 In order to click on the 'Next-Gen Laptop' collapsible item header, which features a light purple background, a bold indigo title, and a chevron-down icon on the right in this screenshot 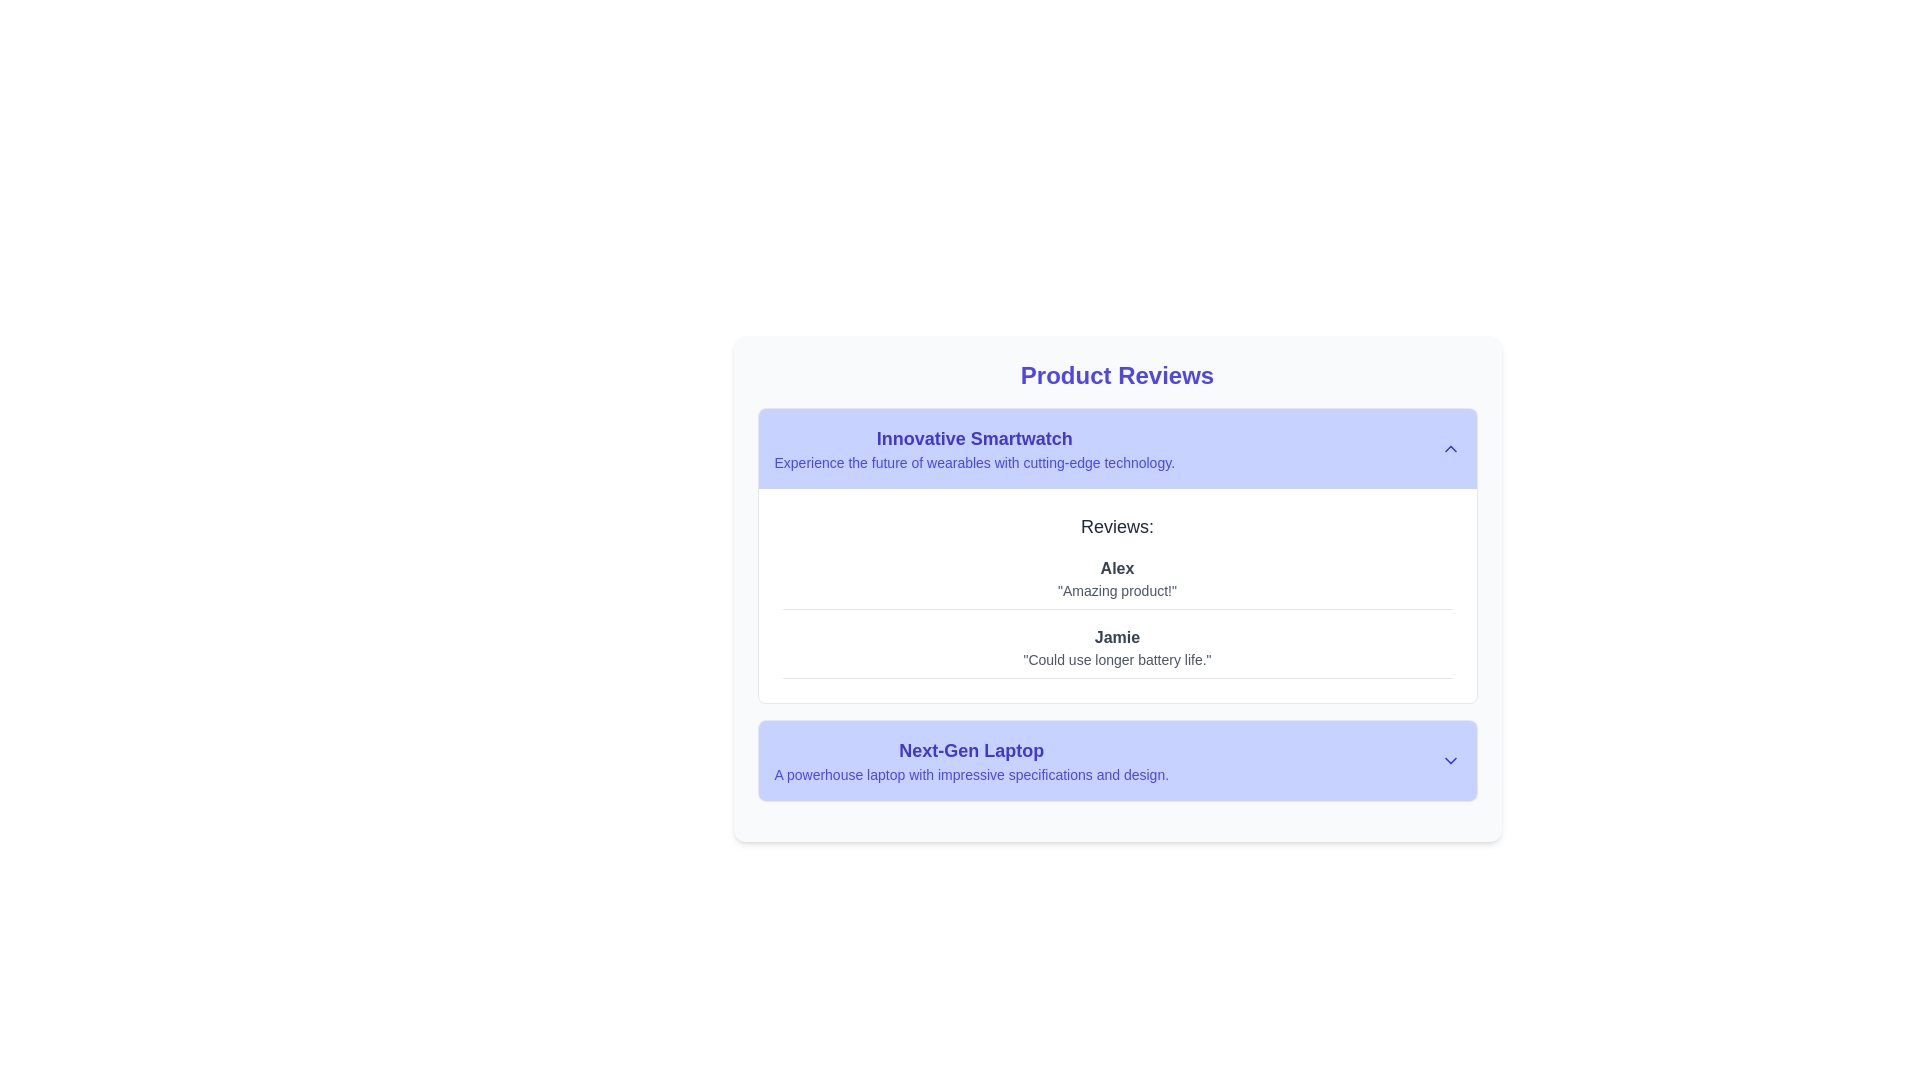, I will do `click(1116, 760)`.